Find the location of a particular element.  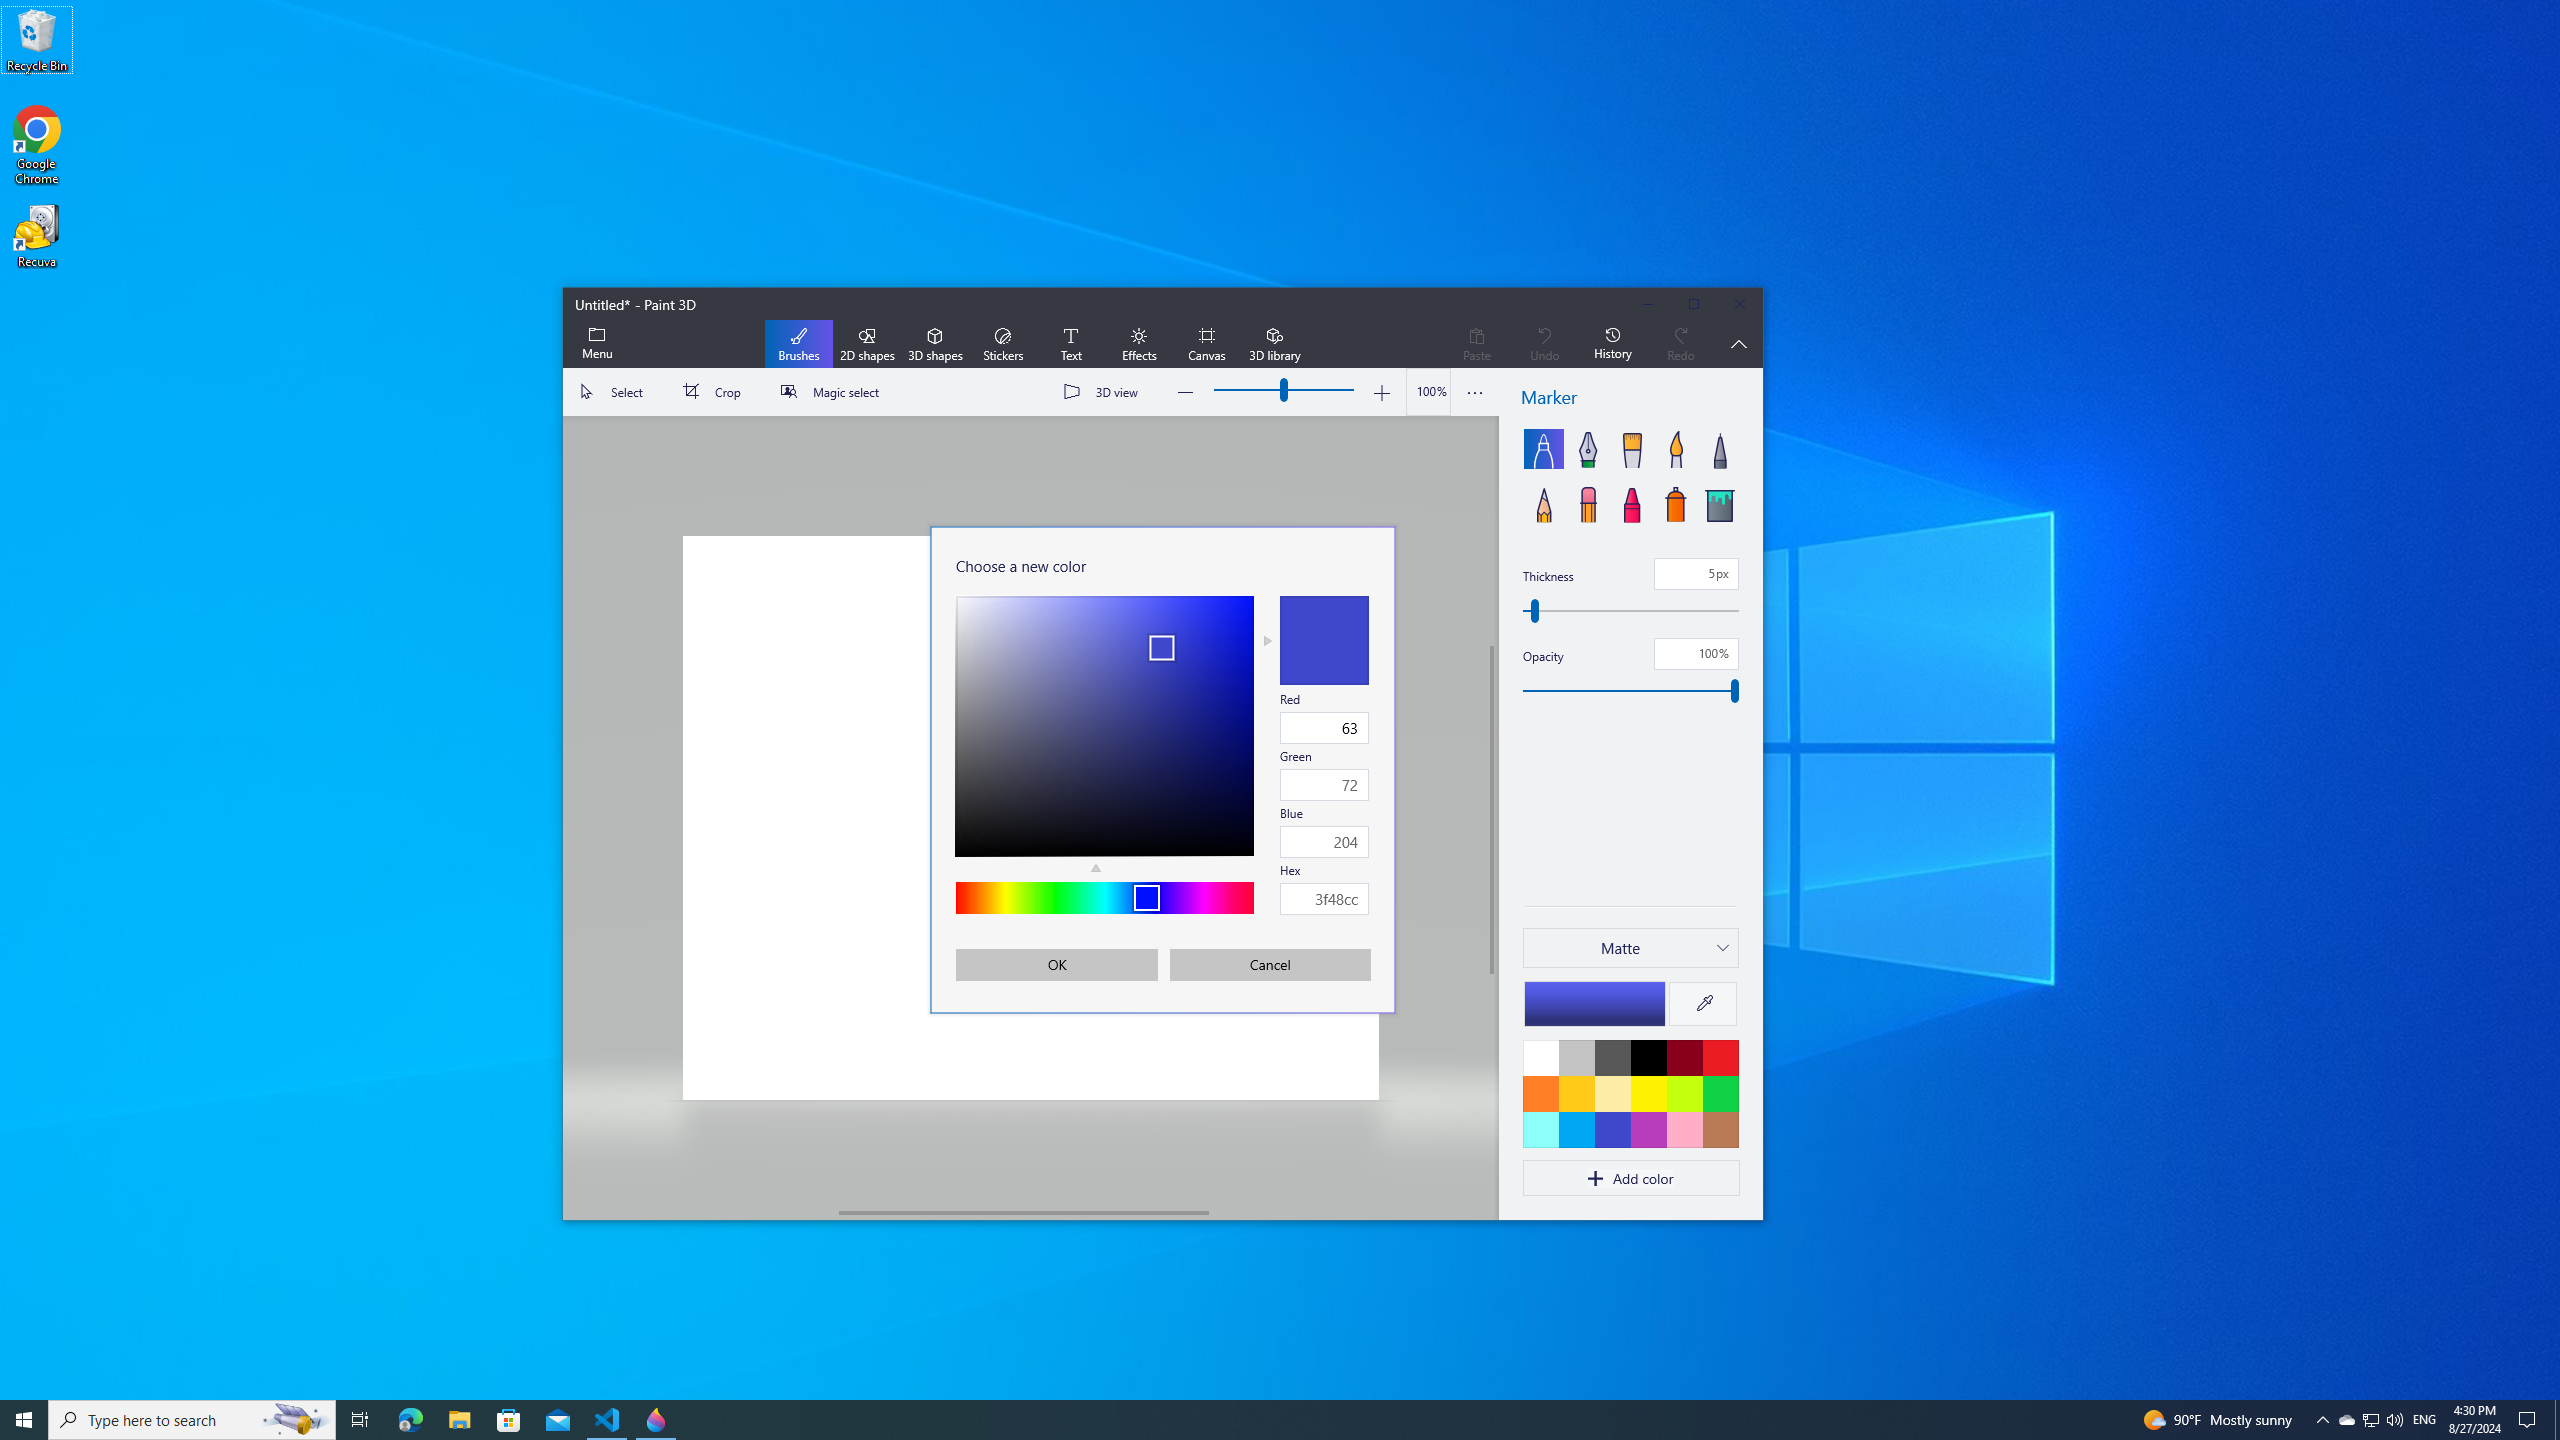

'Action Center, No new notifications' is located at coordinates (2530, 1418).